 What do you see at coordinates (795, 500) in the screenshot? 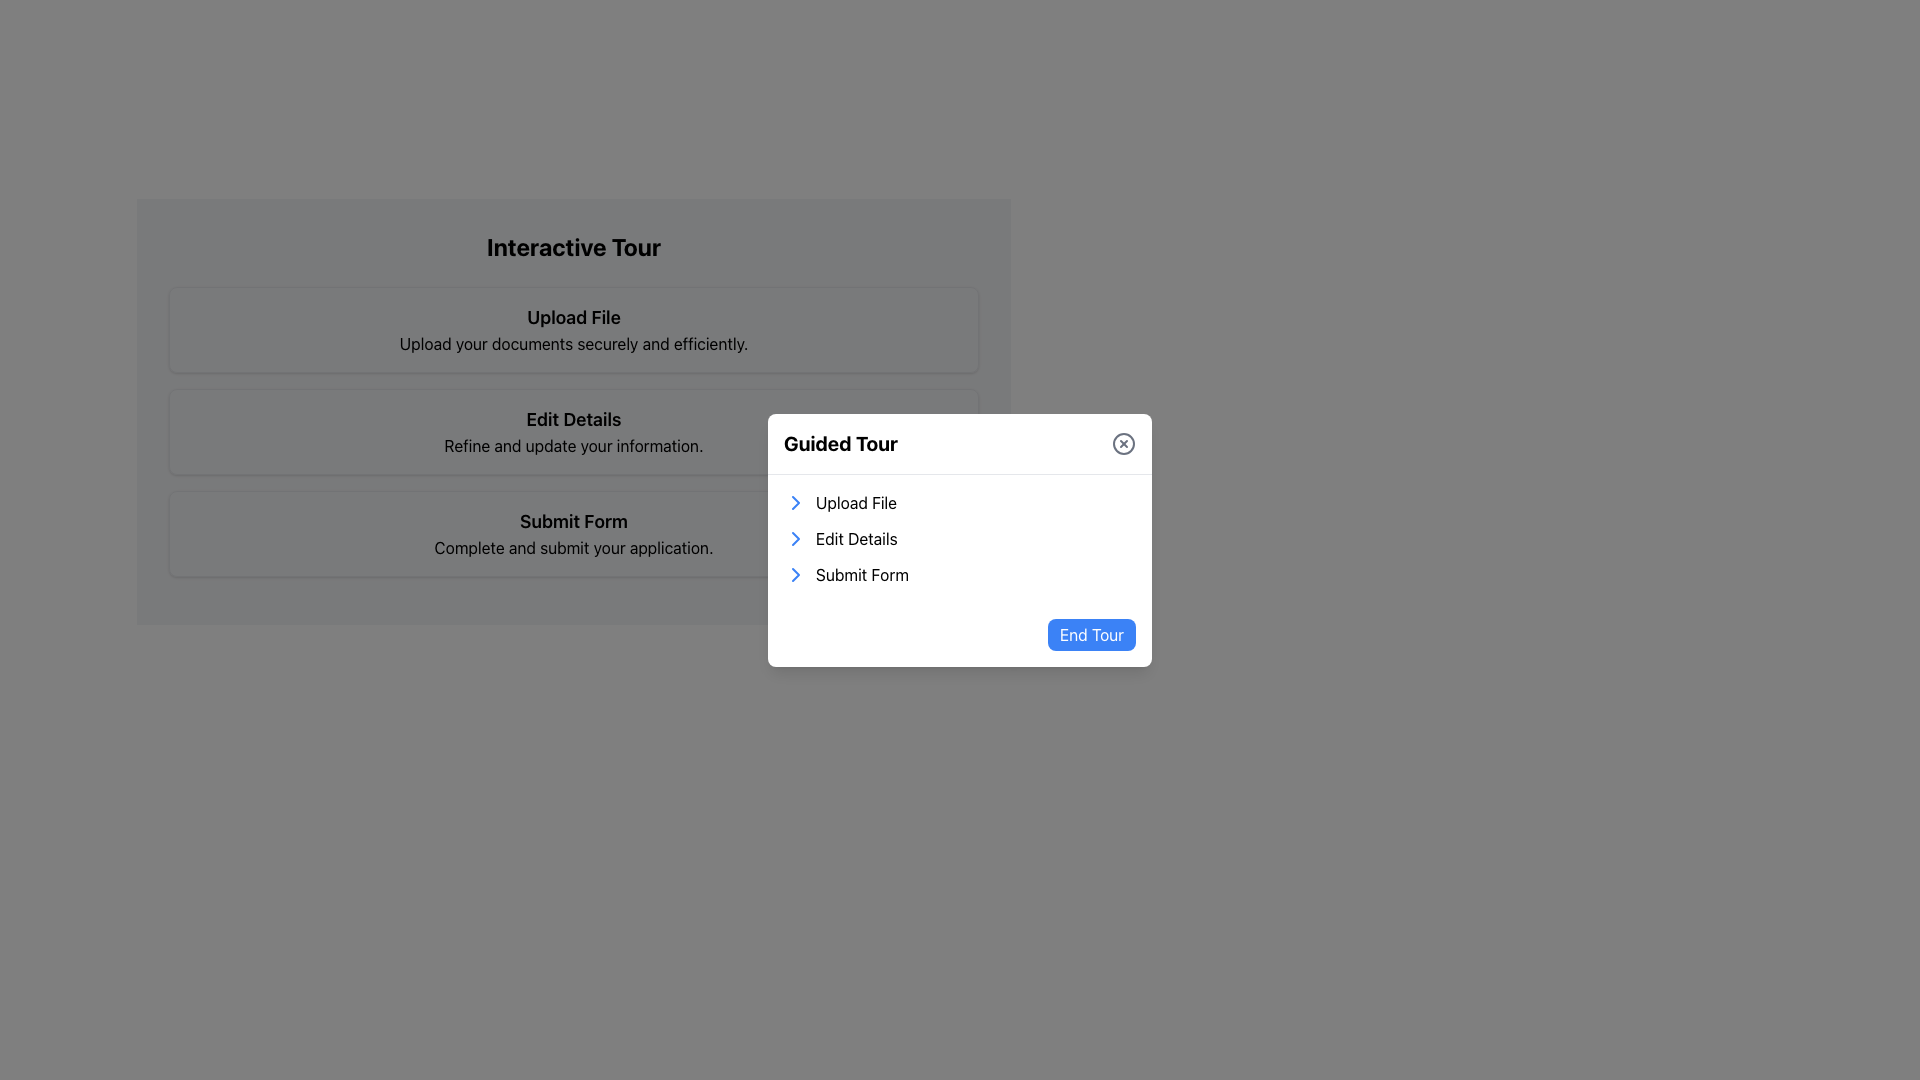
I see `the chevron icon located to the left of the 'Upload File' text in the first row of the list within the 'Guided Tour' modal` at bounding box center [795, 500].